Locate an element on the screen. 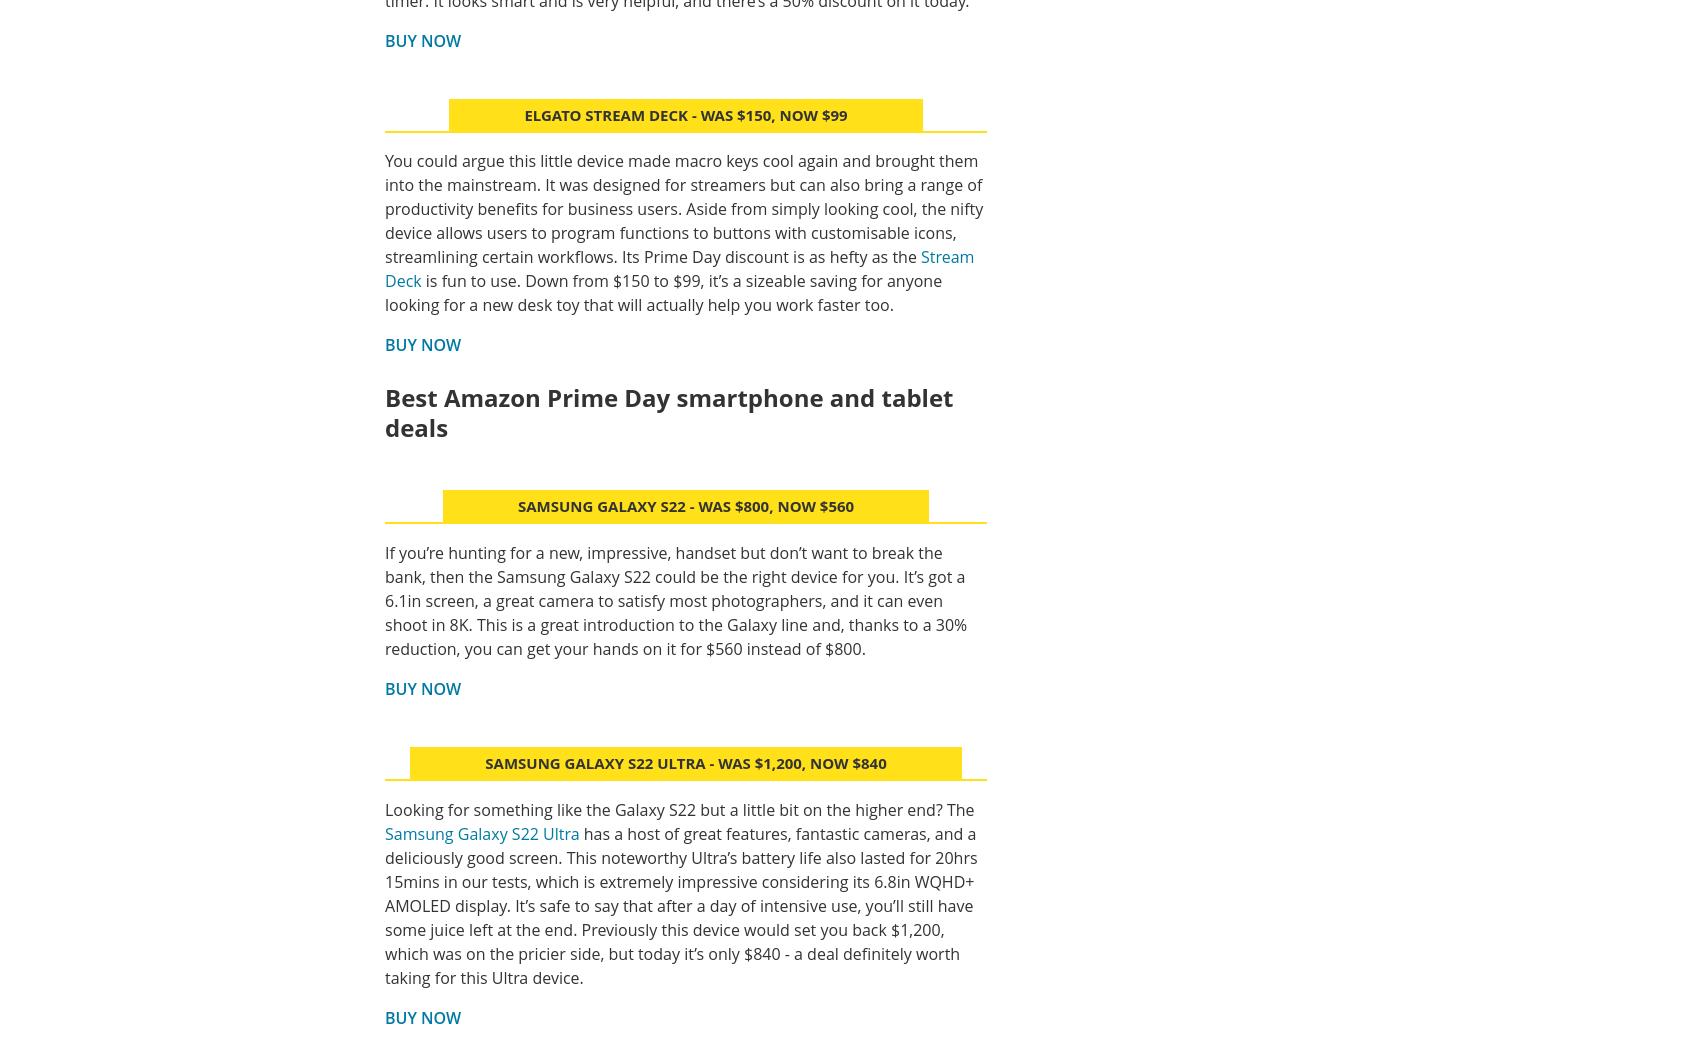 This screenshot has height=1059, width=1692. 'You could argue this little device made macro keys cool again and brought them into the mainstream. It was designed for streamers but can also bring a range of productivity benefits for business users. Aside from simply looking cool, the nifty device allows users to program functions to buttons with customisable icons, streamlining certain workflows. Its Prime Day discount is as hefty as the' is located at coordinates (684, 208).